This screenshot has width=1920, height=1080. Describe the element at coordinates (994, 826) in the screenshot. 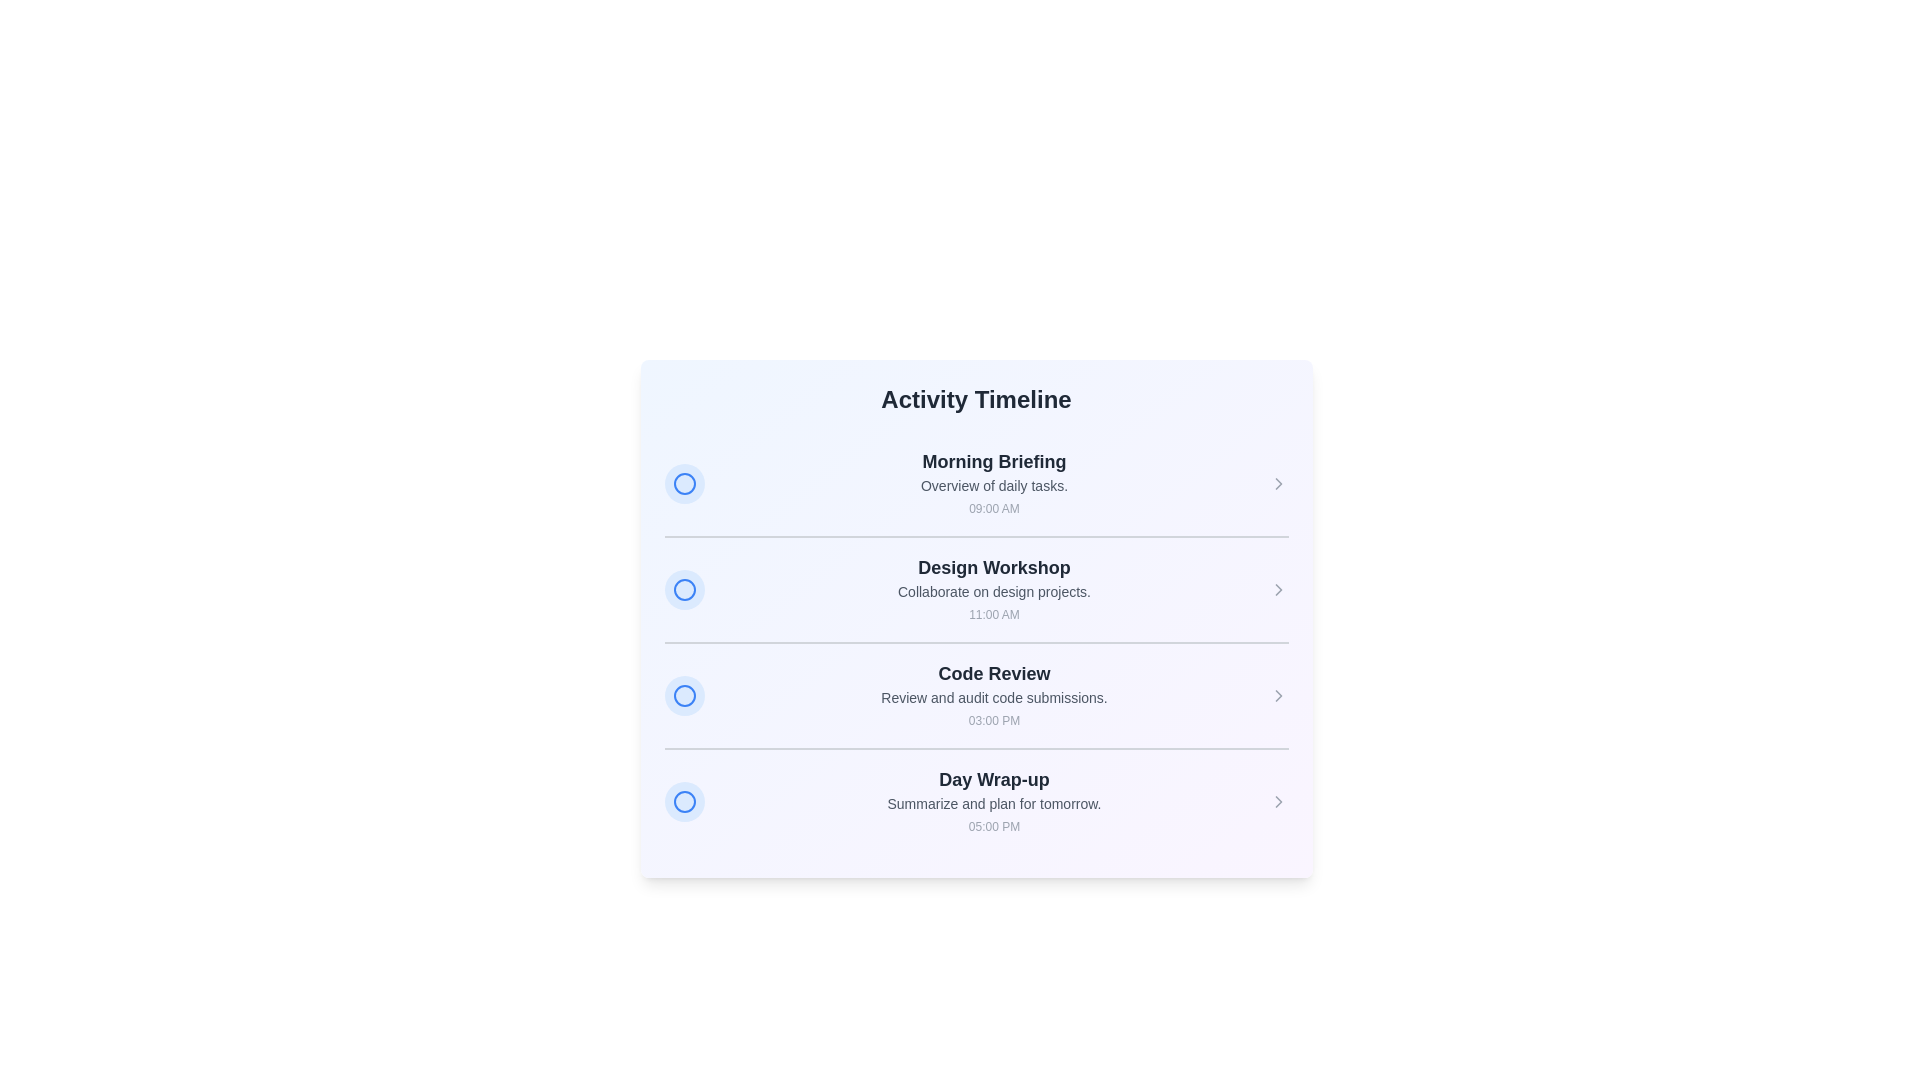

I see `the text label displaying '05:00 PM' located at the lower-right section of the 'Day Wrap-up' card, which is styled in gray and has a smaller font size` at that location.